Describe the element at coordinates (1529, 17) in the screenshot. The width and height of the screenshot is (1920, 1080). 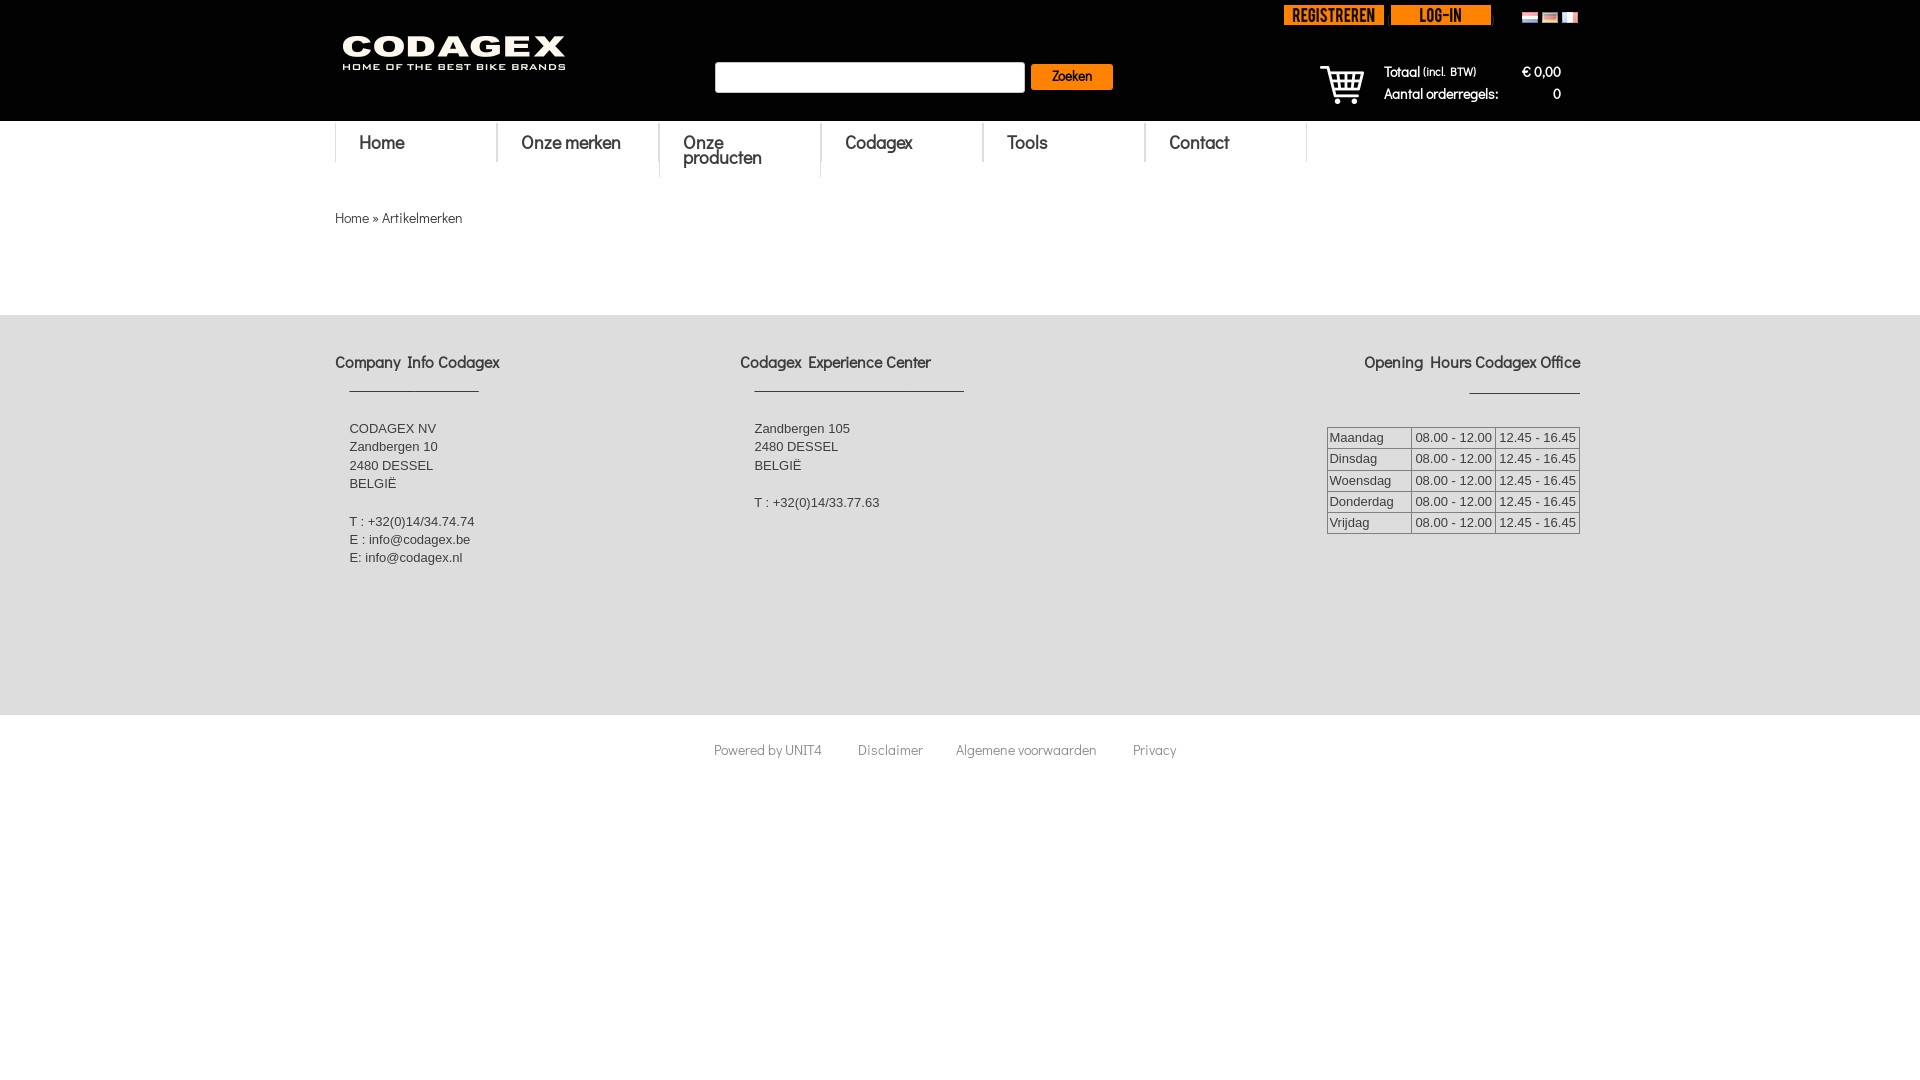
I see `'Nederlands'` at that location.